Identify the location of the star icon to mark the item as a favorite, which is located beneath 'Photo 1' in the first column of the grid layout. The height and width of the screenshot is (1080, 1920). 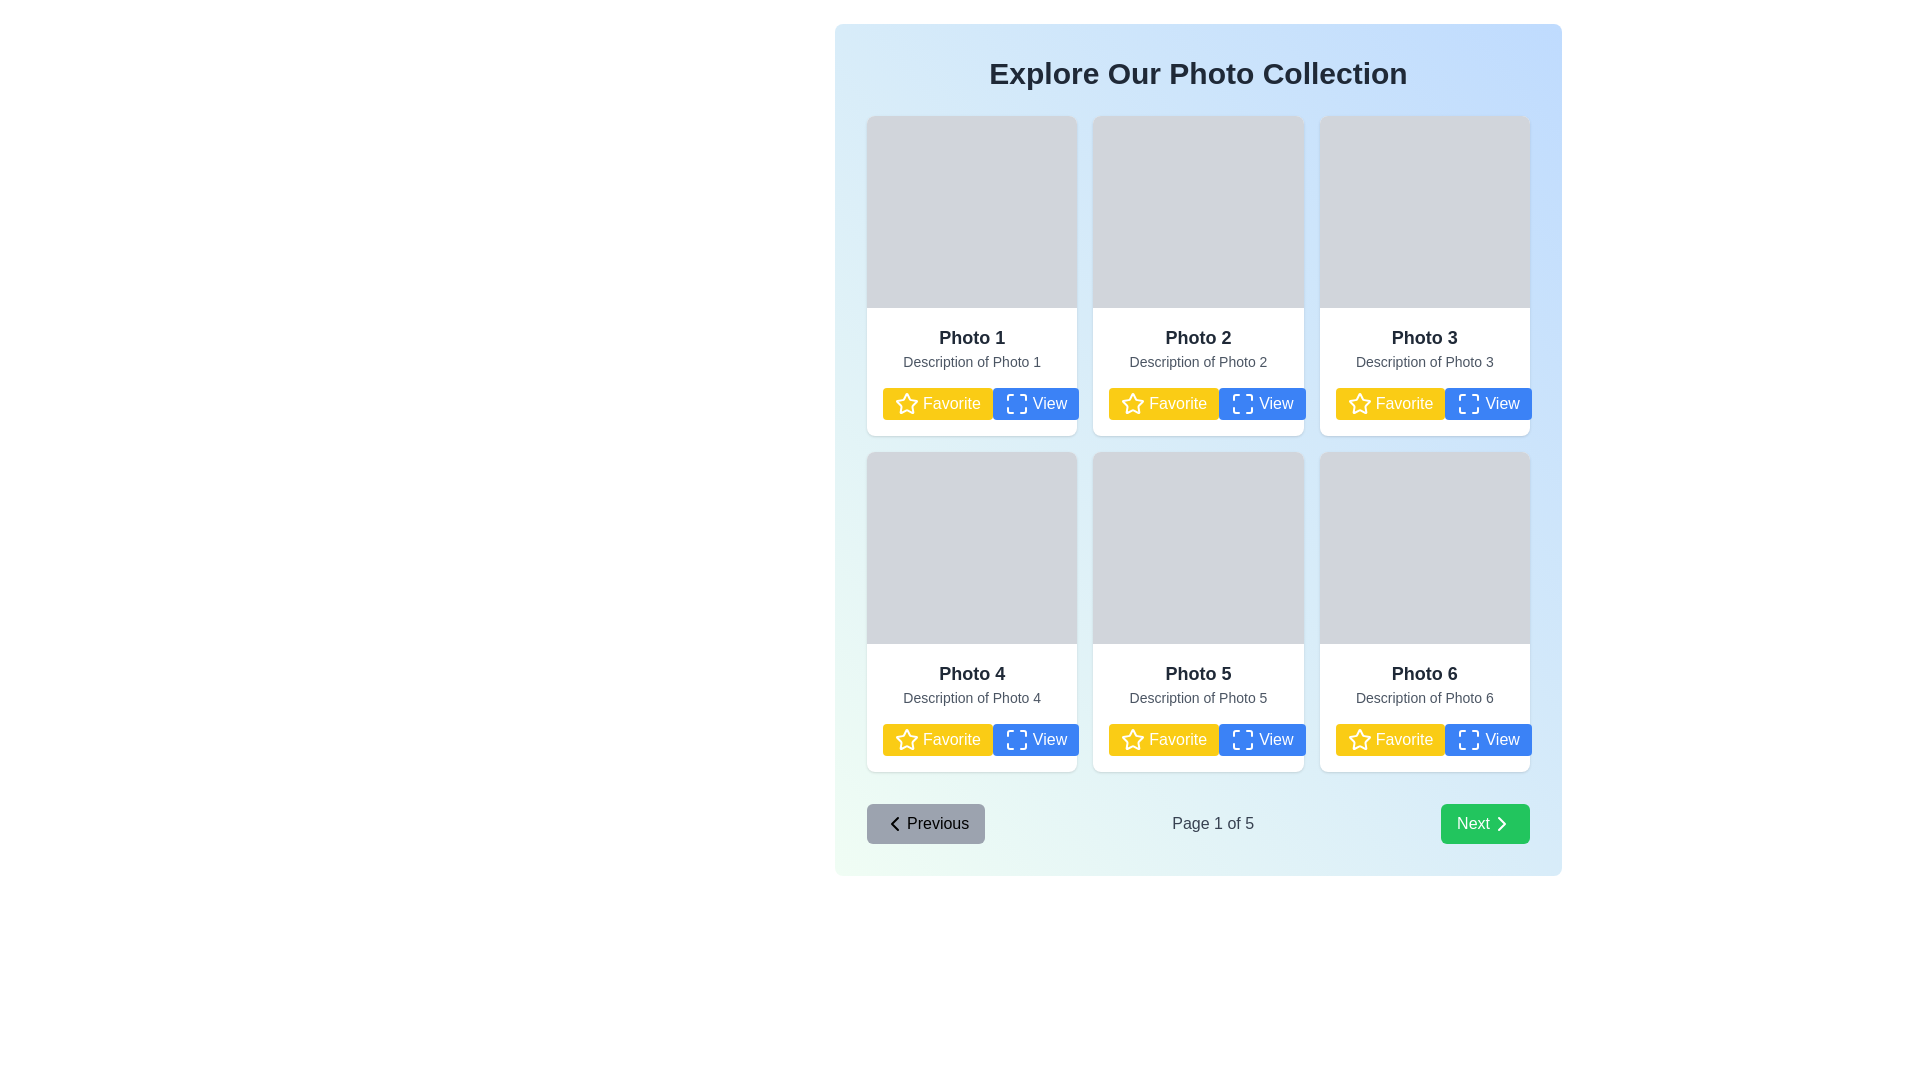
(906, 404).